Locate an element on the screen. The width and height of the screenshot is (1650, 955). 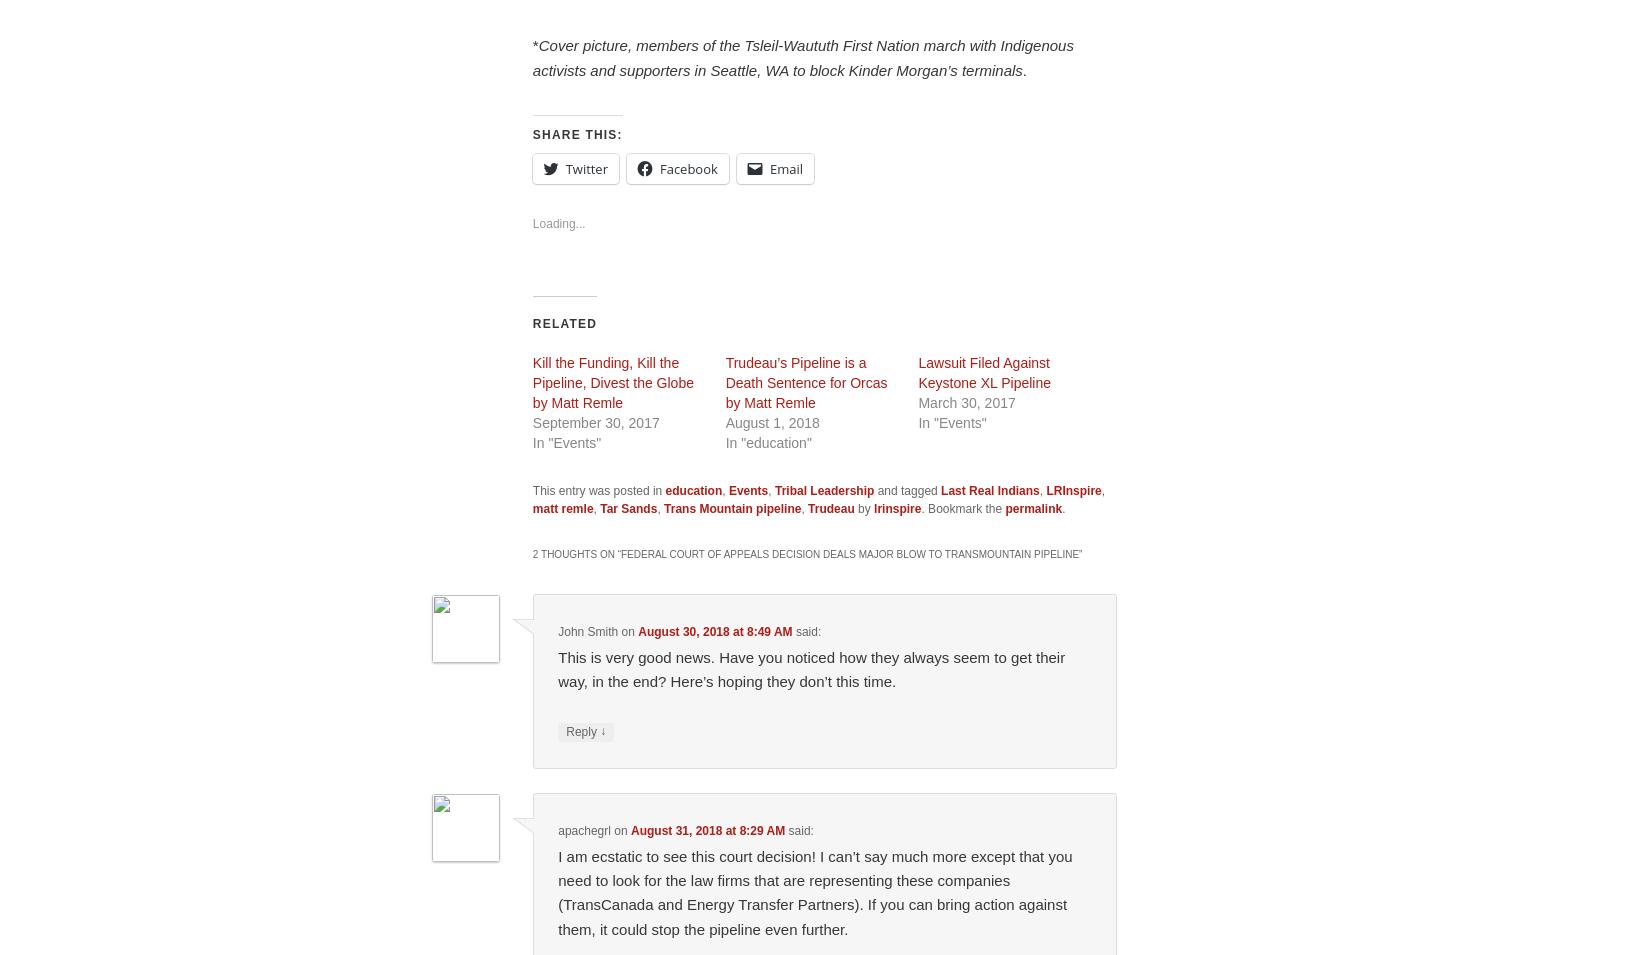
'*' is located at coordinates (533, 44).